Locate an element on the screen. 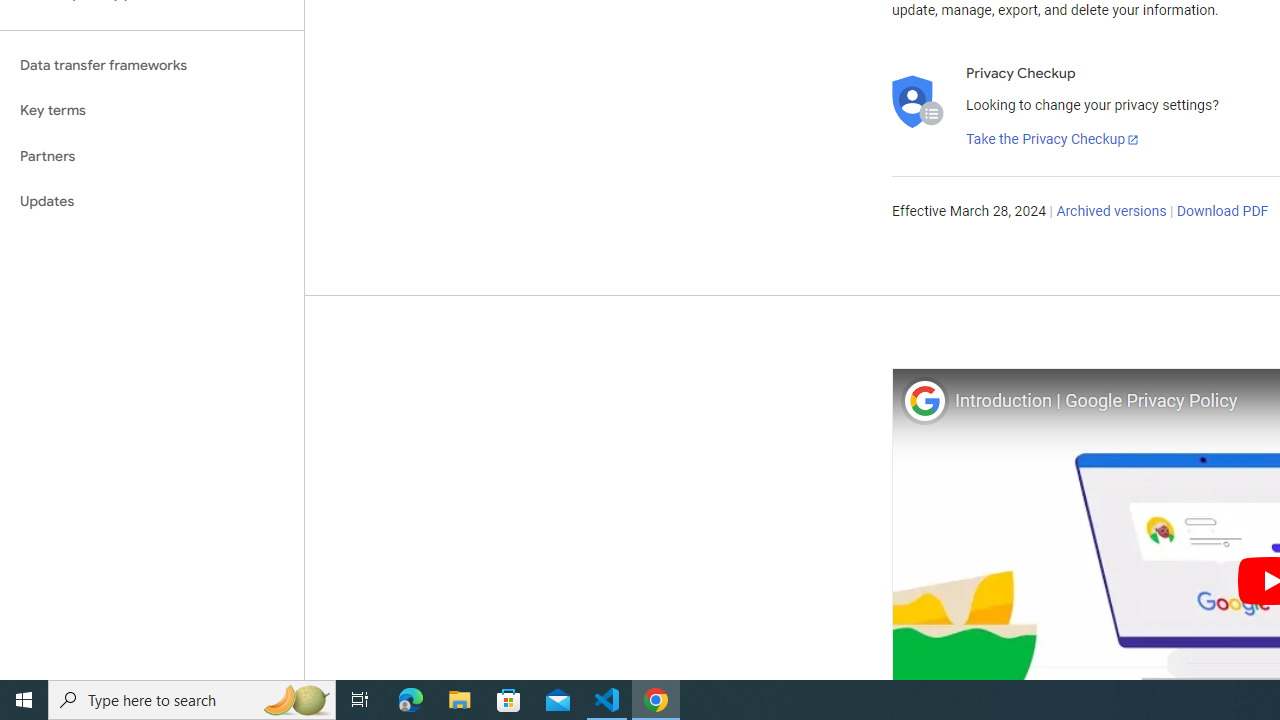 The image size is (1280, 720). 'Data transfer frameworks' is located at coordinates (151, 64).